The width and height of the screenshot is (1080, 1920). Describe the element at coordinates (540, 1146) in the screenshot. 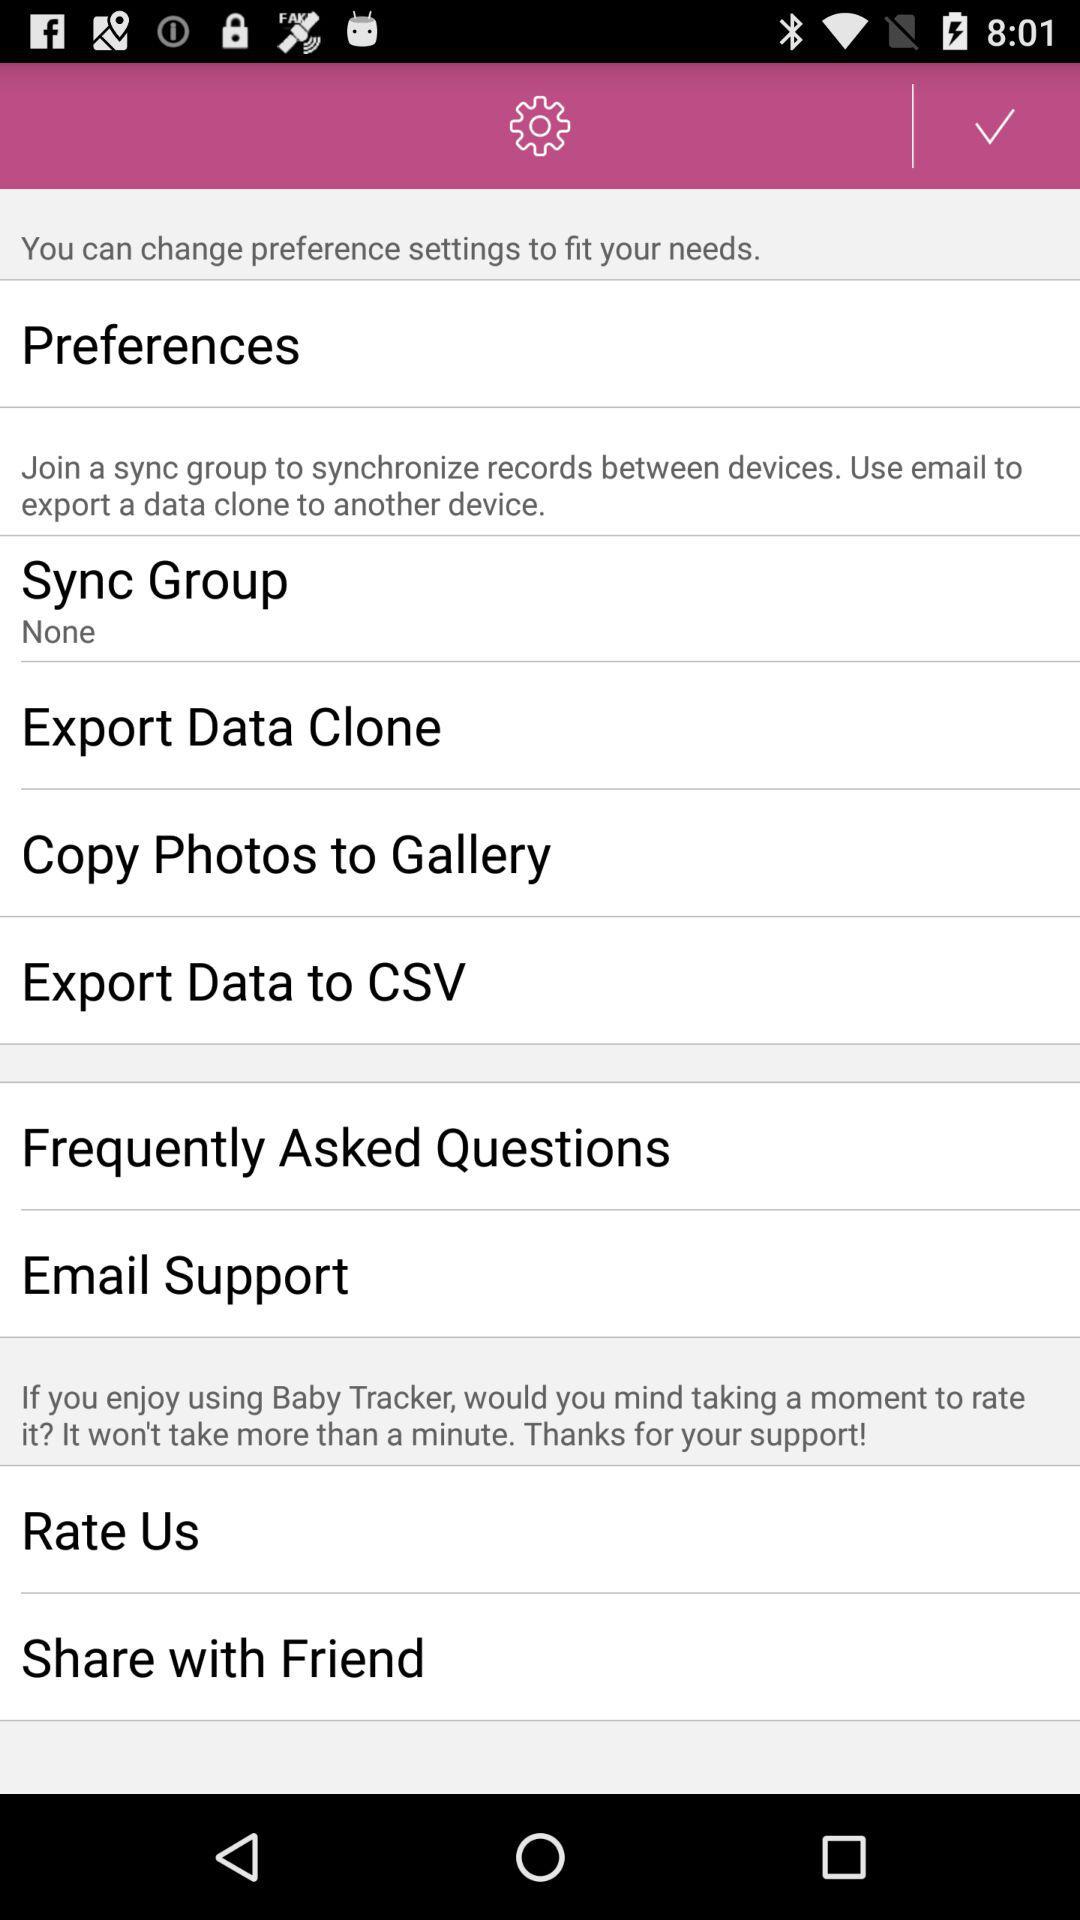

I see `frequently asked questions icon` at that location.